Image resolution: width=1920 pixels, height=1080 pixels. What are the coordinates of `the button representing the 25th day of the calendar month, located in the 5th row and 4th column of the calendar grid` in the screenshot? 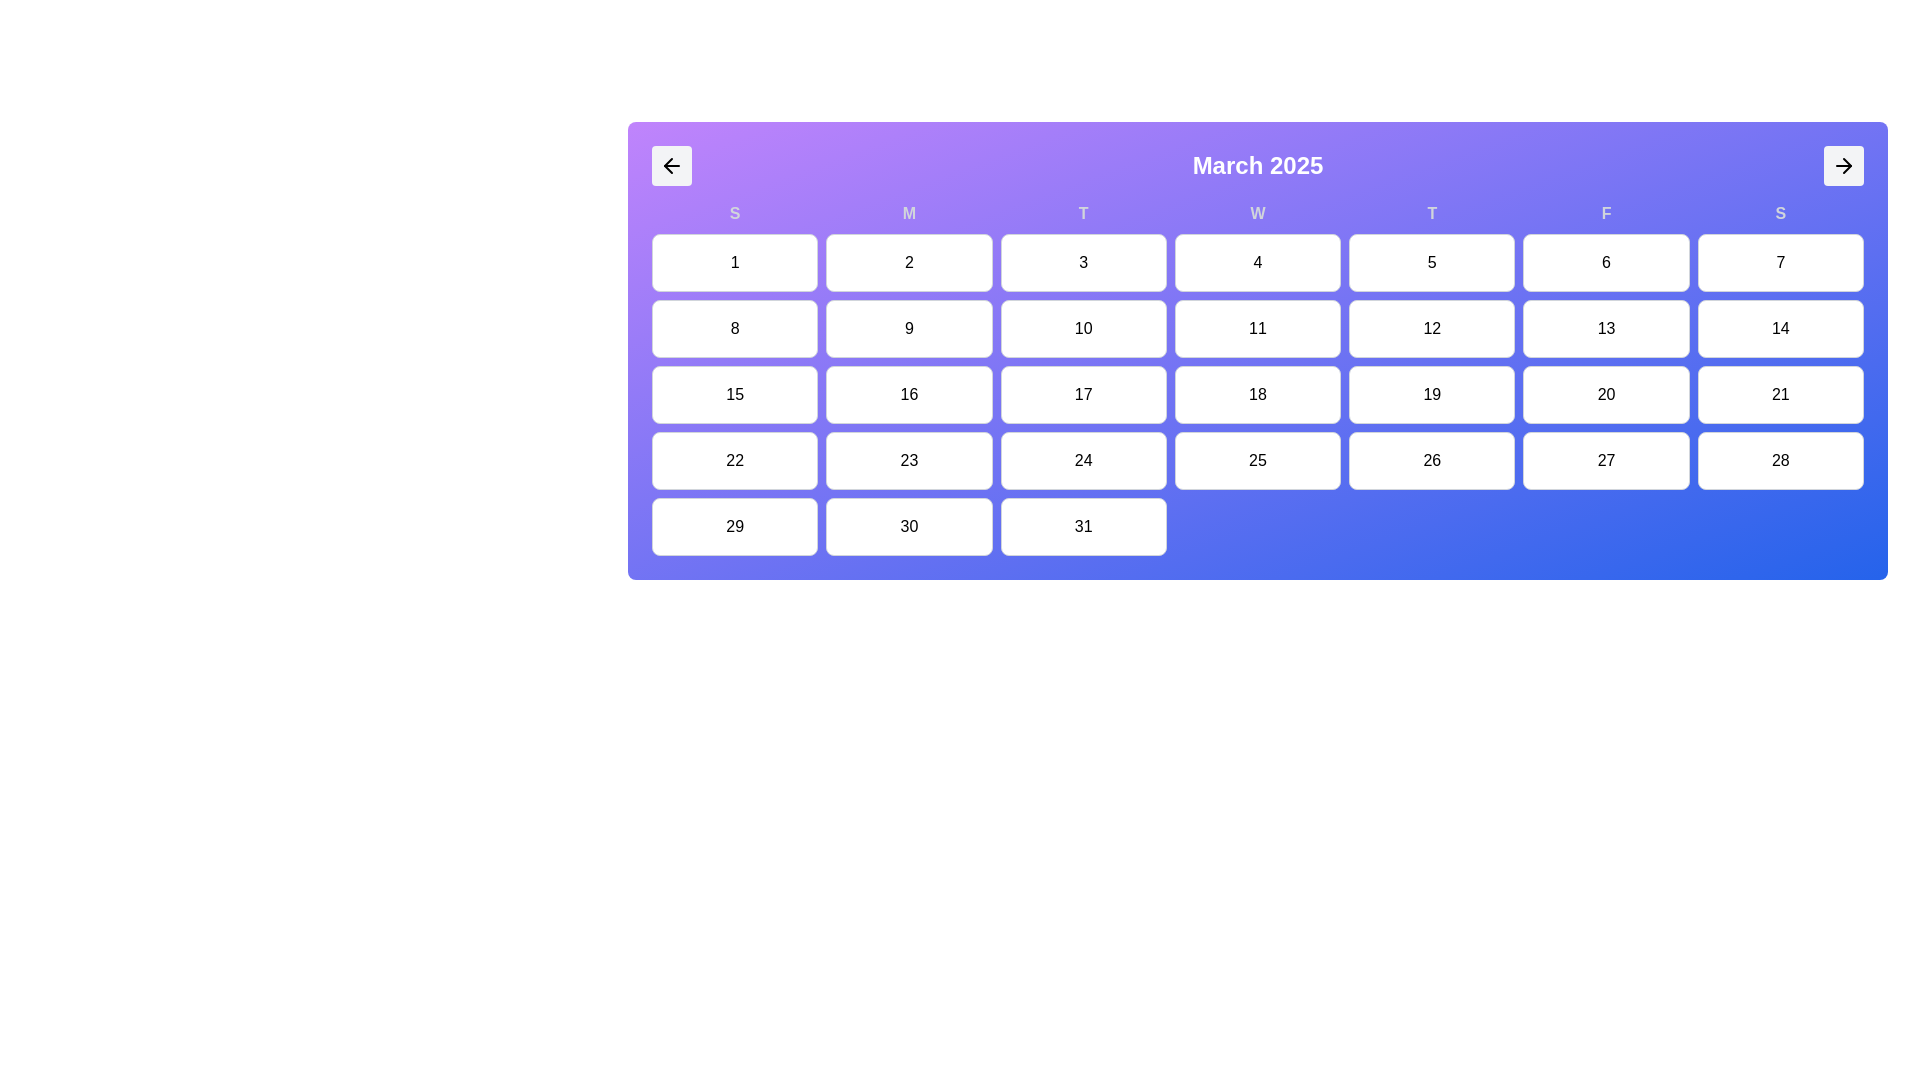 It's located at (1256, 461).